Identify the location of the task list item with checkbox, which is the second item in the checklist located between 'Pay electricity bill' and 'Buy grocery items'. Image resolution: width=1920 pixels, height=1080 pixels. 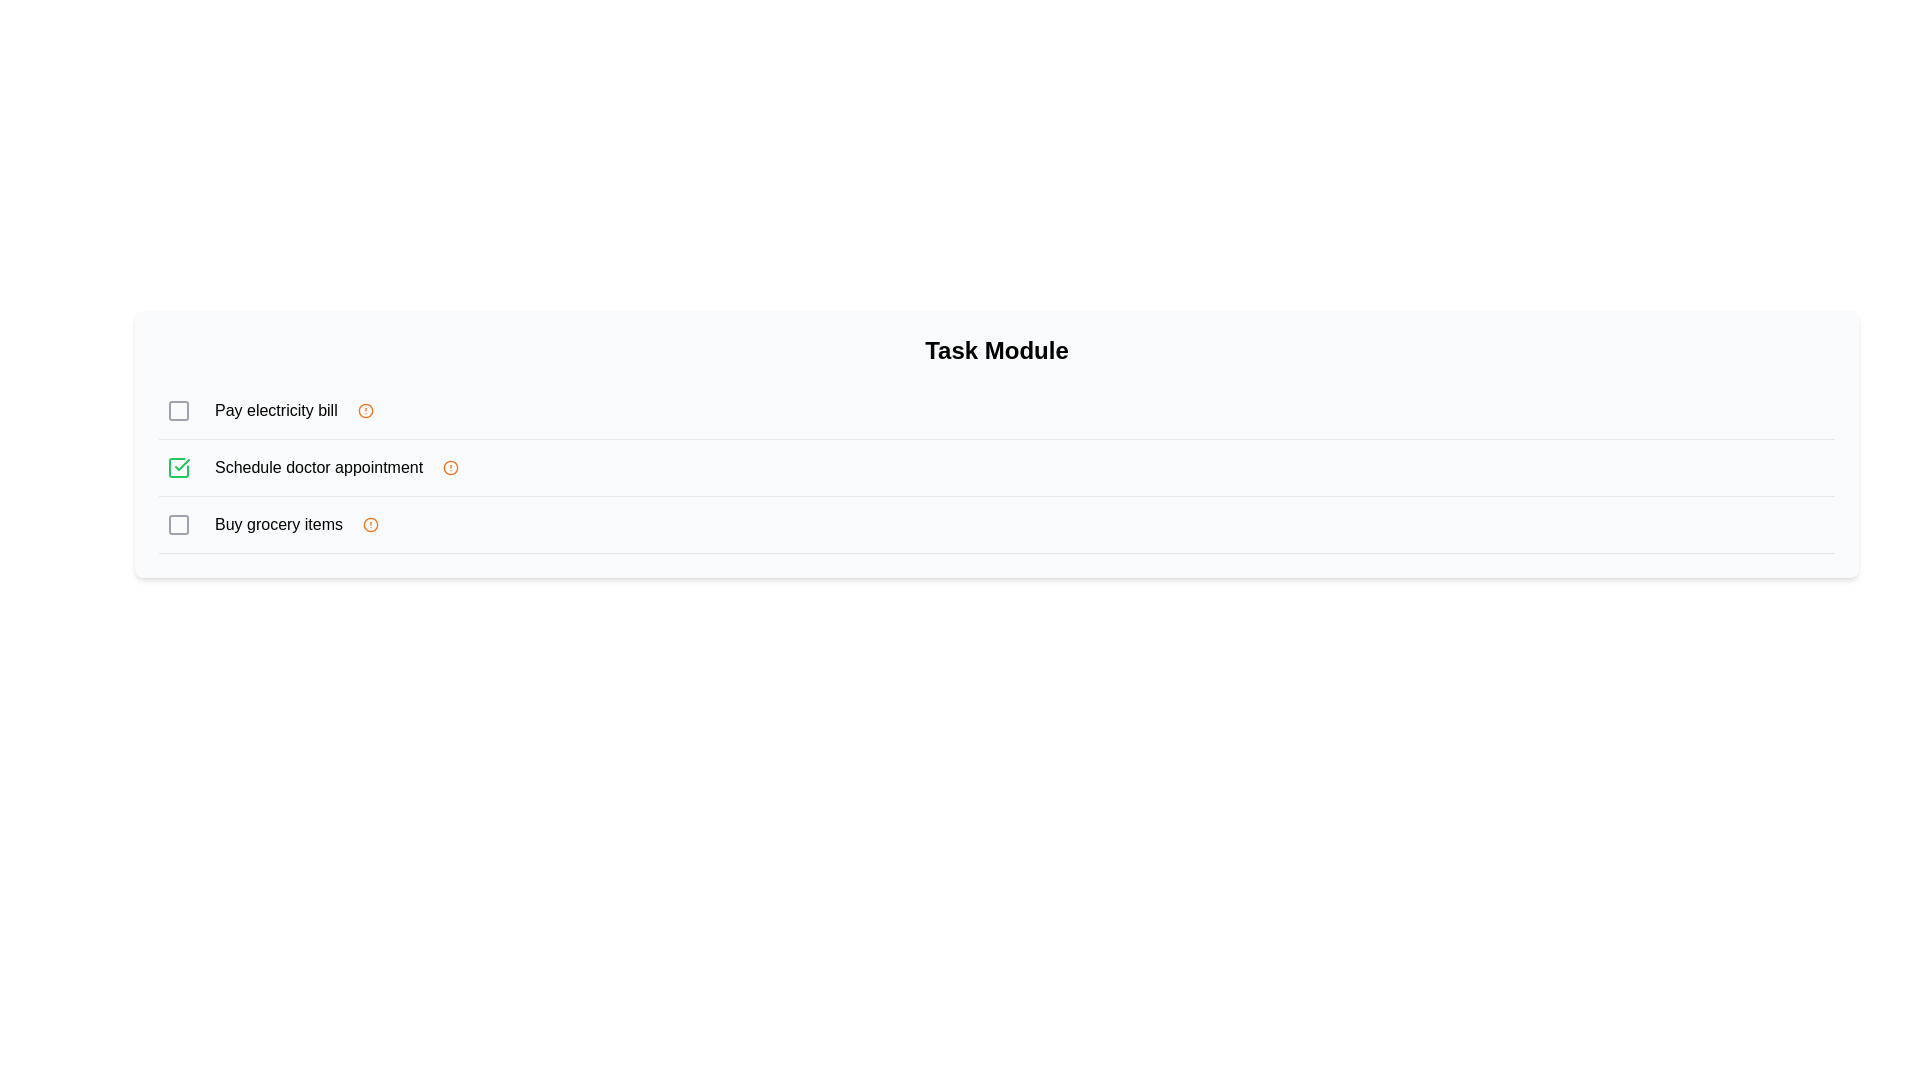
(997, 468).